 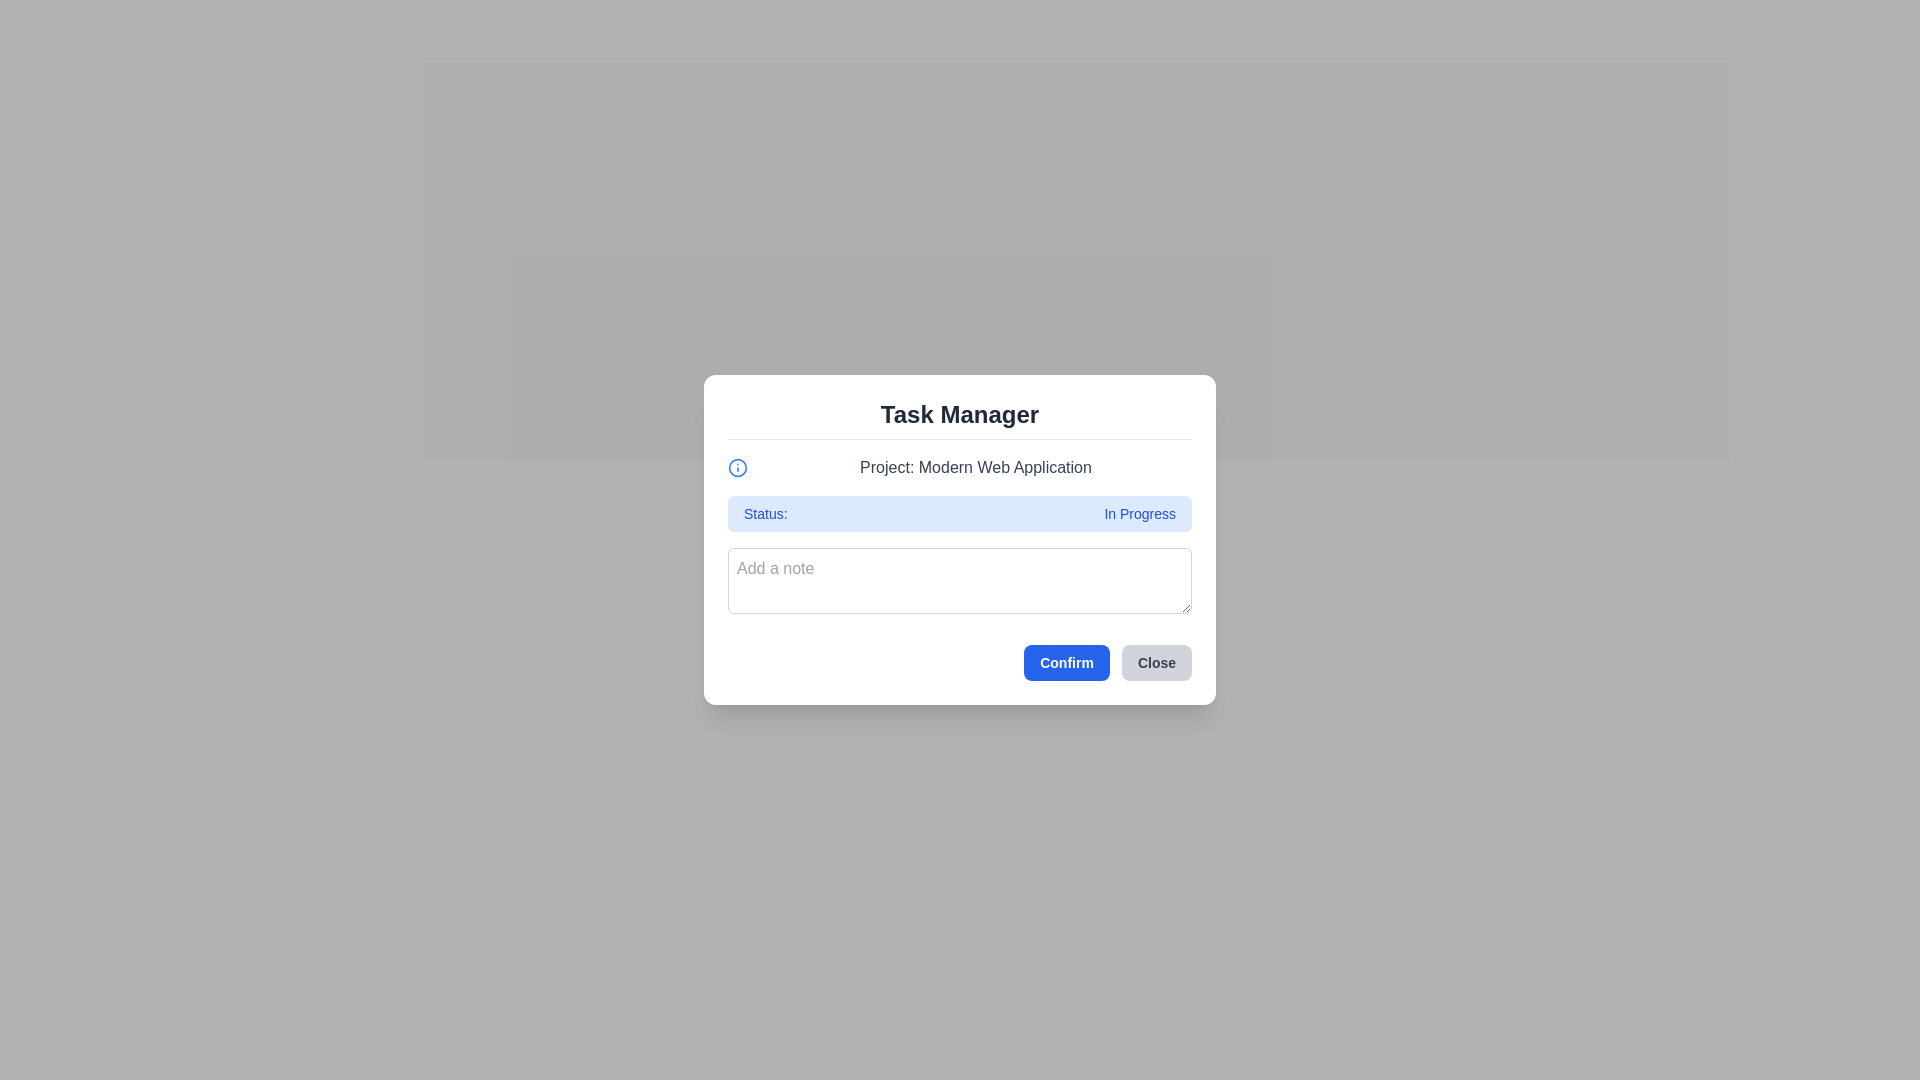 What do you see at coordinates (1065, 663) in the screenshot?
I see `the 'Confirm' button, which is a rectangular button with rounded corners, blue background, and white text located at the bottom-right corner of the 'Task Manager' dialog box` at bounding box center [1065, 663].